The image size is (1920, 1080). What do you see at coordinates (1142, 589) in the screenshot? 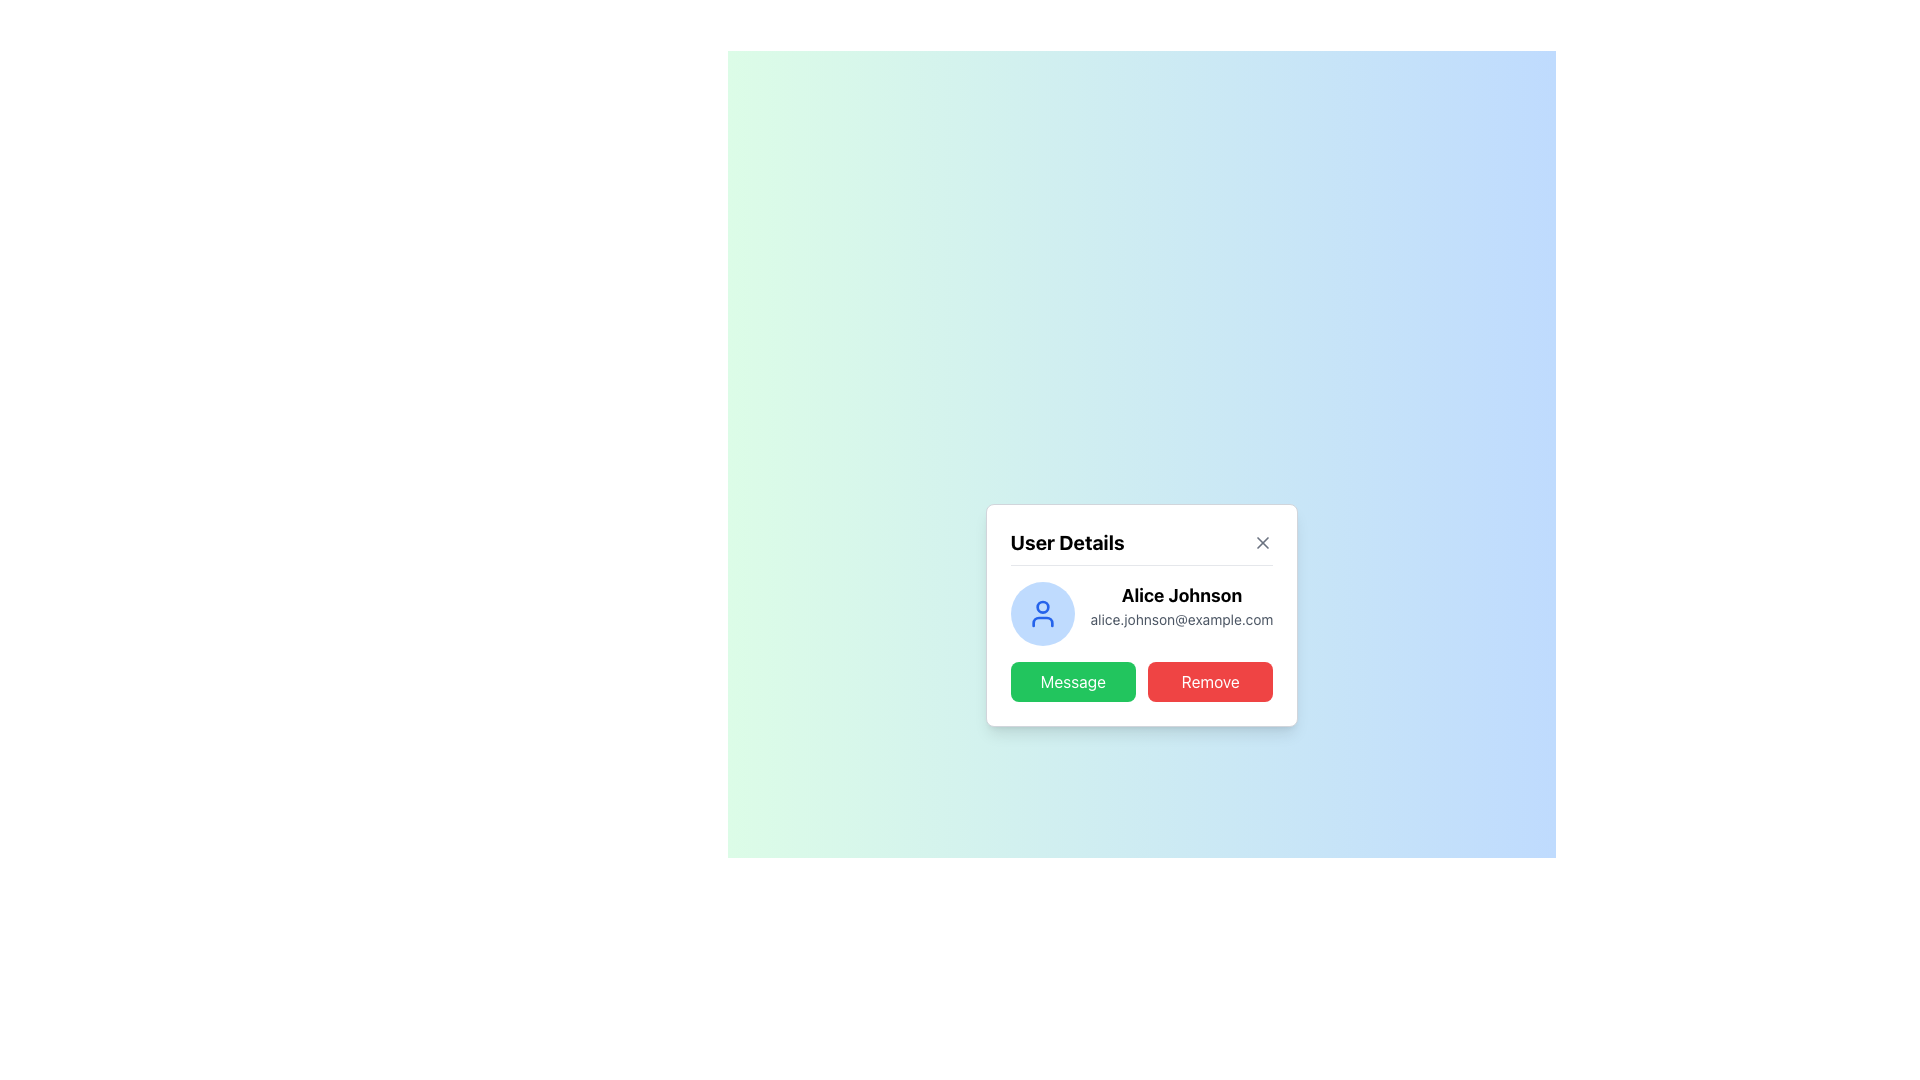
I see `the Text label displaying the name of the user in the 'User Details' modal, located below the title and adjacent to the email address` at bounding box center [1142, 589].